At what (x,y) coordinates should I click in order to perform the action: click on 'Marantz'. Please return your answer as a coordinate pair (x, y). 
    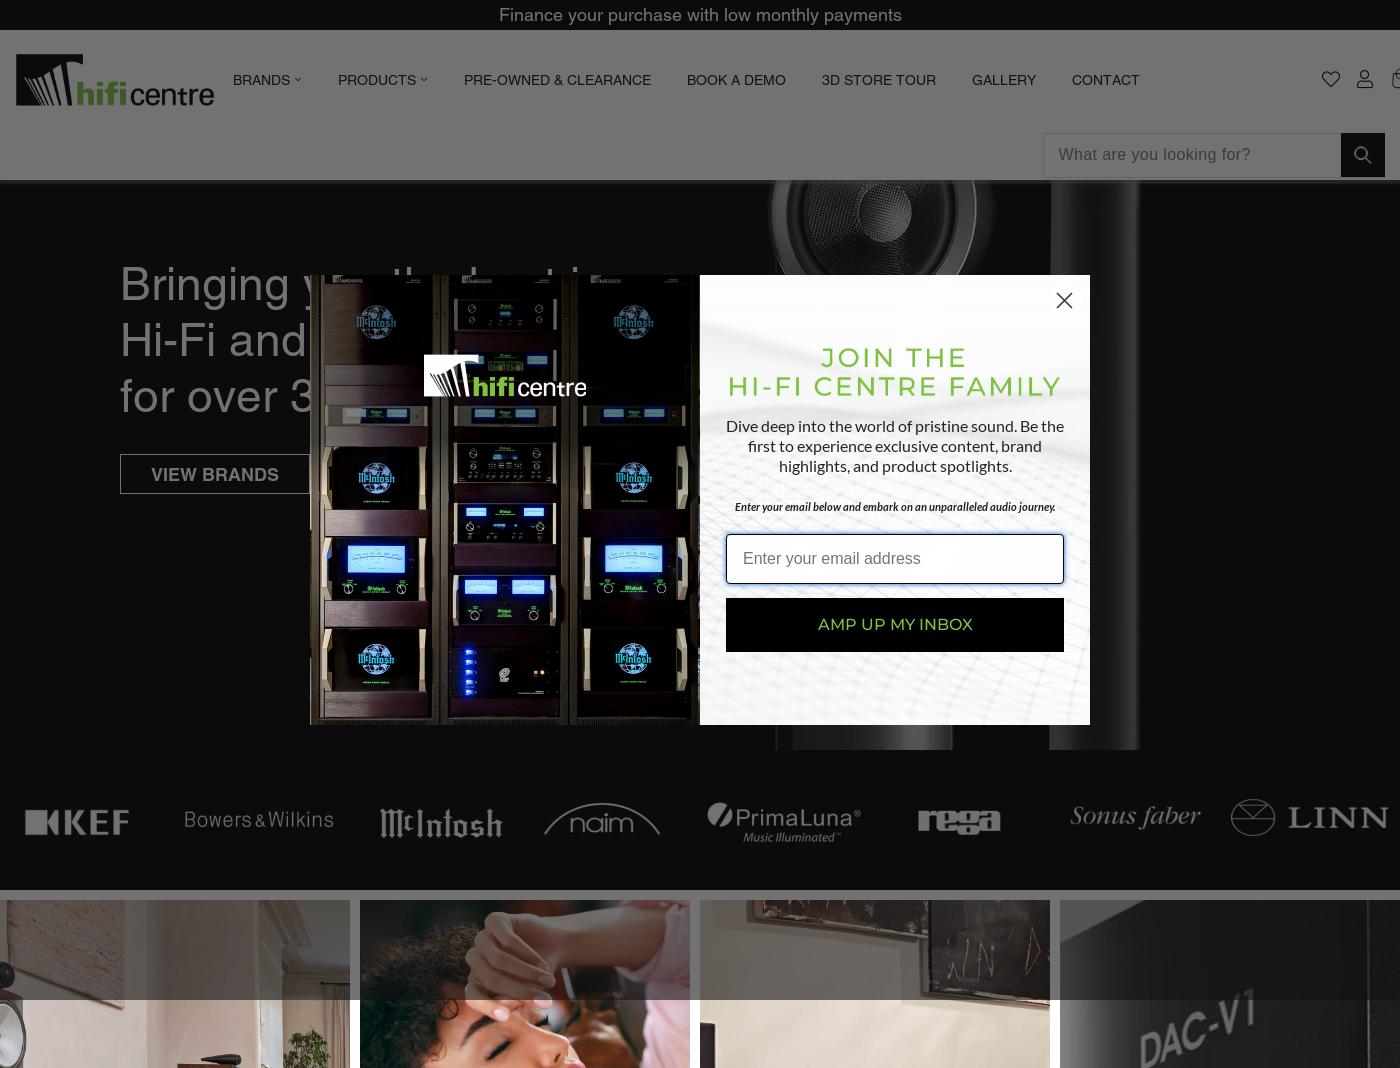
    Looking at the image, I should click on (743, 264).